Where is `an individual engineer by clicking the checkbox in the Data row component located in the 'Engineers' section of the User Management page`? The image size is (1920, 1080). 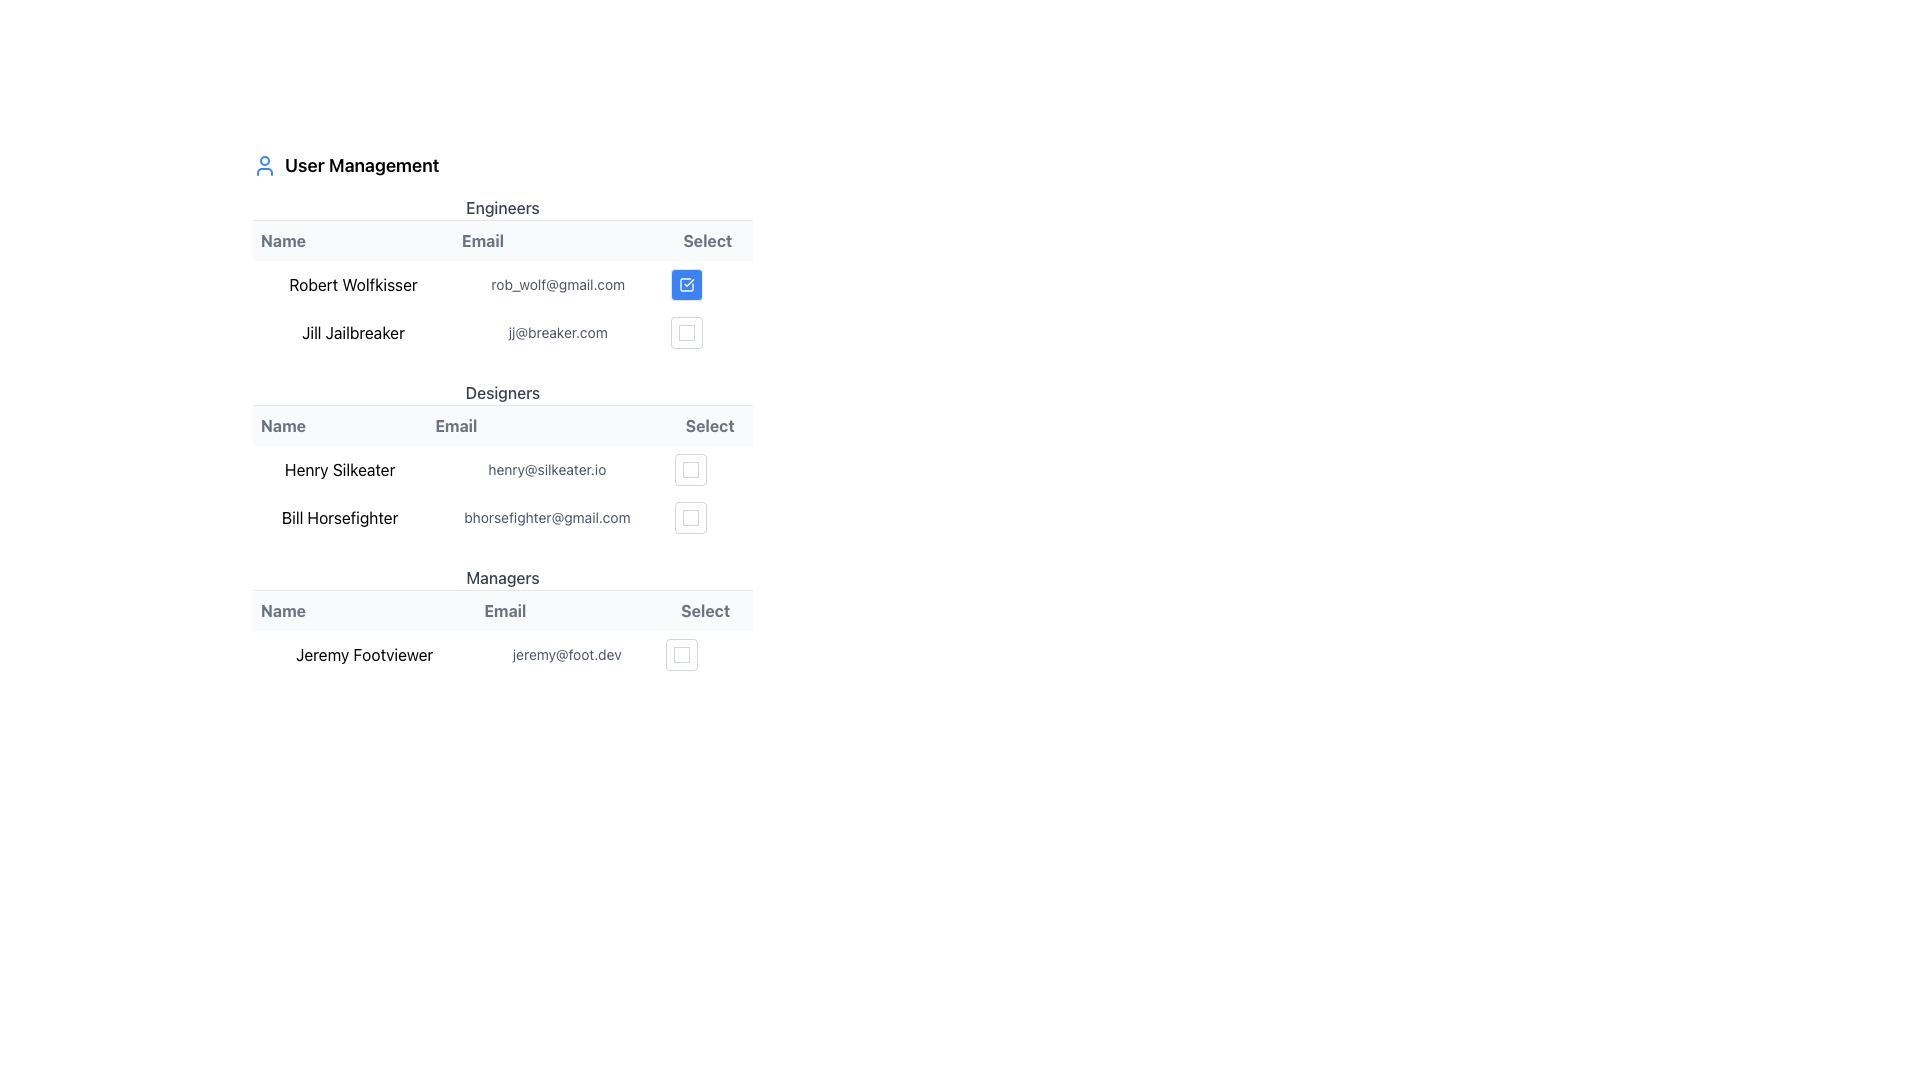
an individual engineer by clicking the checkbox in the Data row component located in the 'Engineers' section of the User Management page is located at coordinates (503, 308).